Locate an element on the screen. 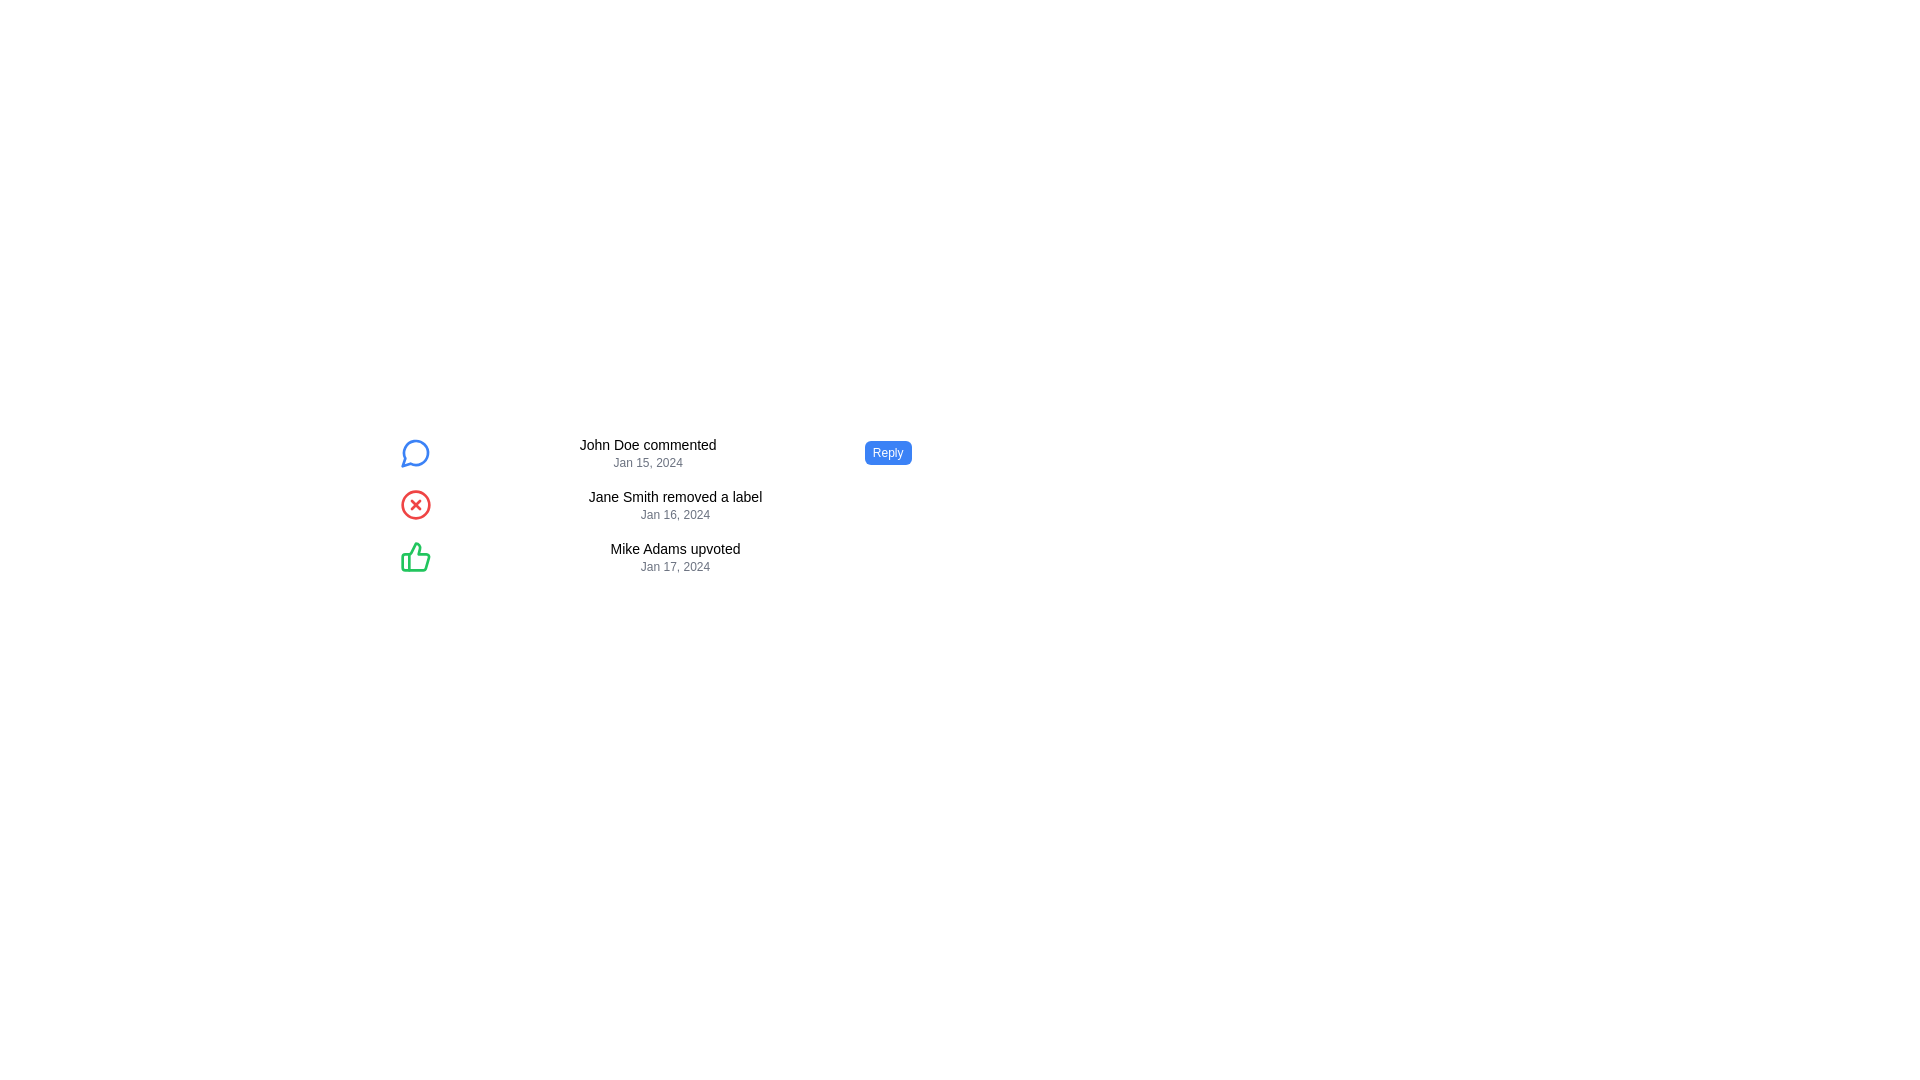  text label indicating that Mike Adams upvoted on Jan 17, 2024, located below Jane Smith's entry and next to a thumbs-up icon is located at coordinates (675, 556).